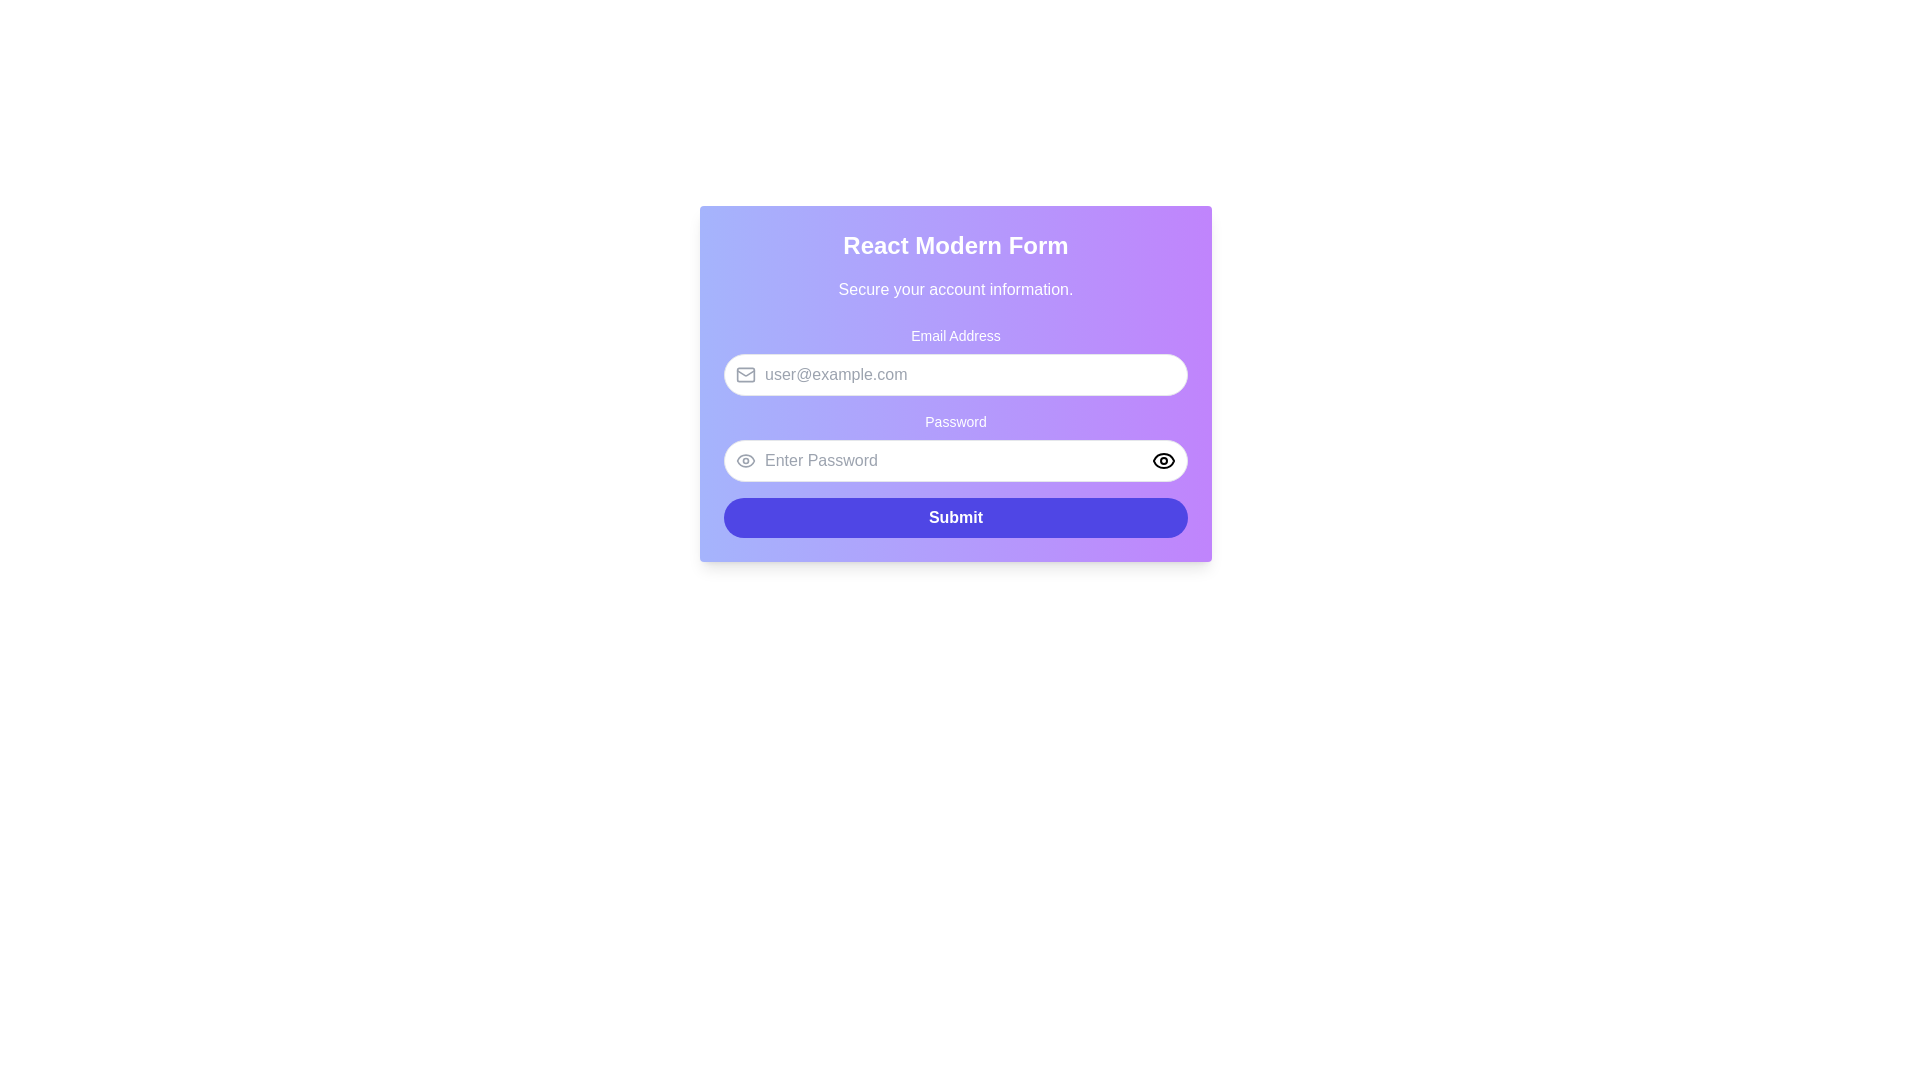 This screenshot has height=1080, width=1920. Describe the element at coordinates (954, 420) in the screenshot. I see `the 'Password' label, which is styled in a light color and is located directly below the 'Email Address' input field` at that location.